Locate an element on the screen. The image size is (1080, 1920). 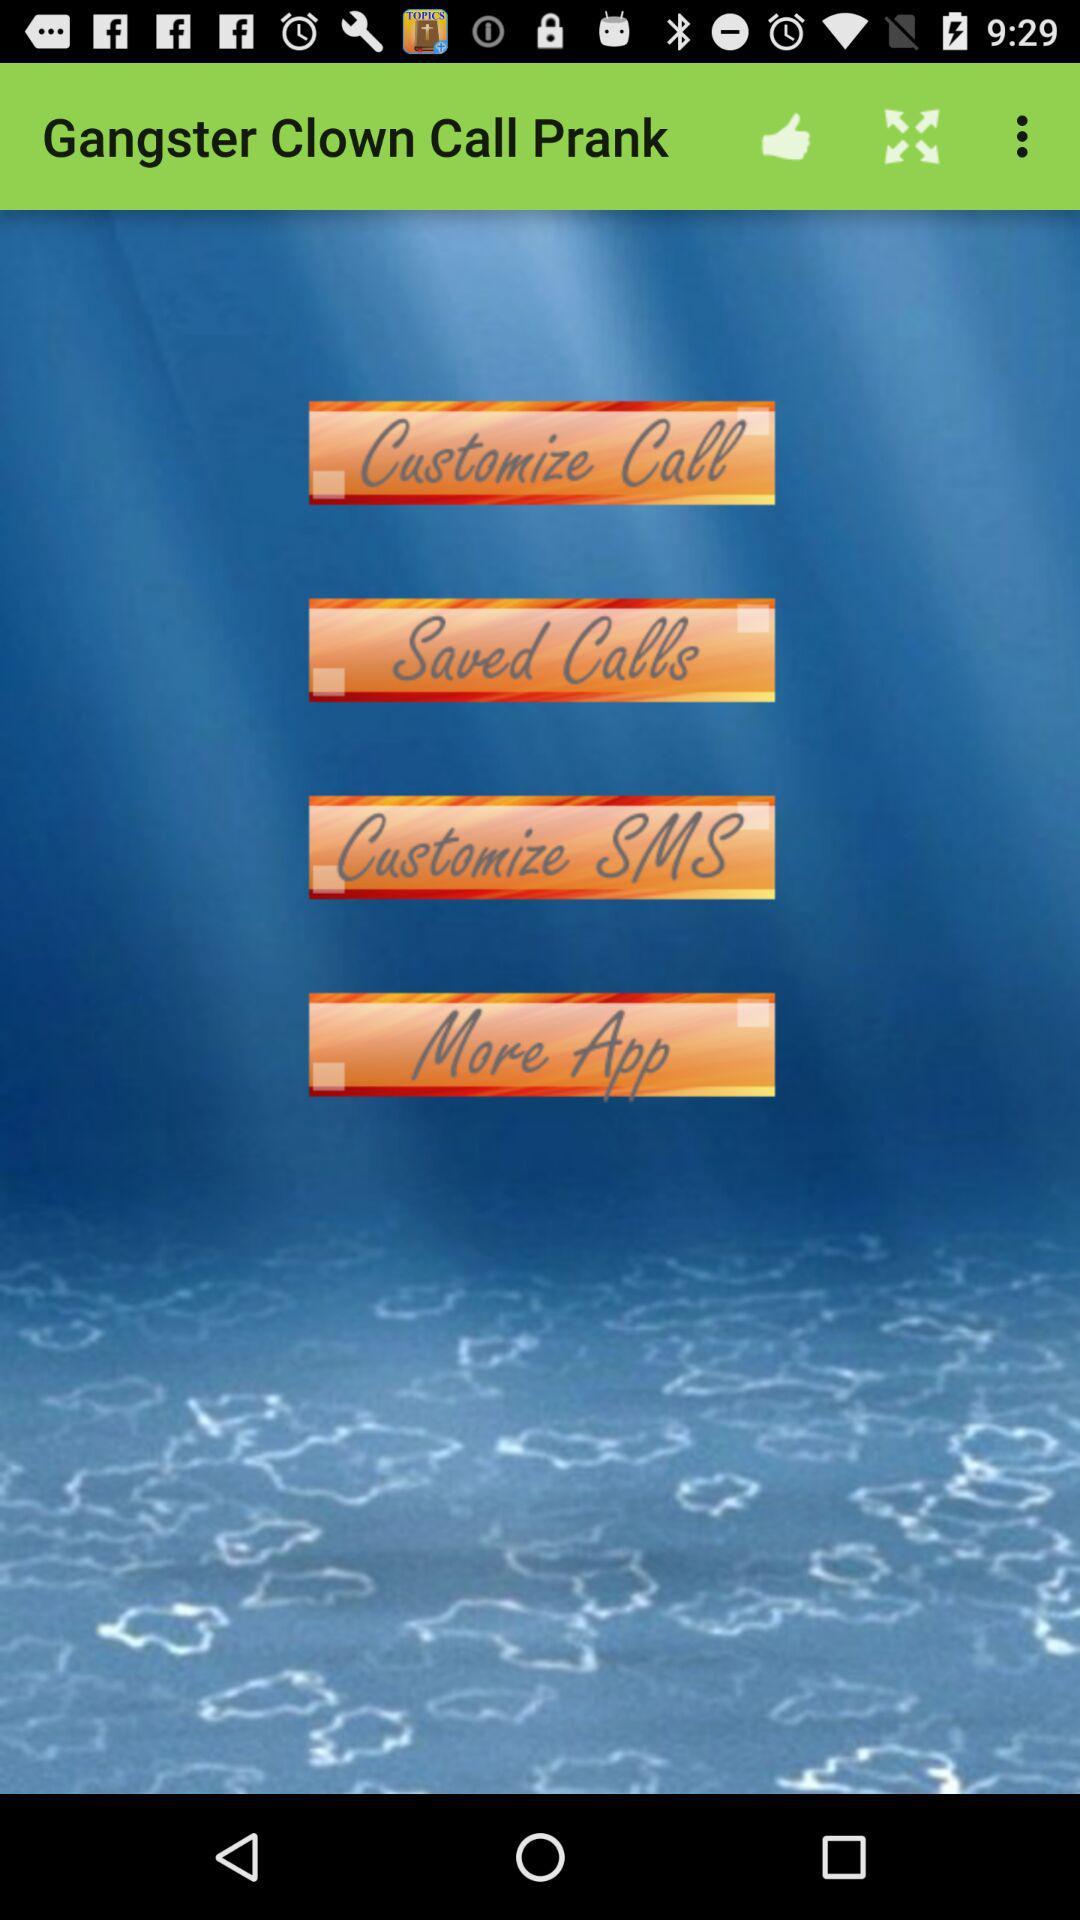
customize sms is located at coordinates (540, 847).